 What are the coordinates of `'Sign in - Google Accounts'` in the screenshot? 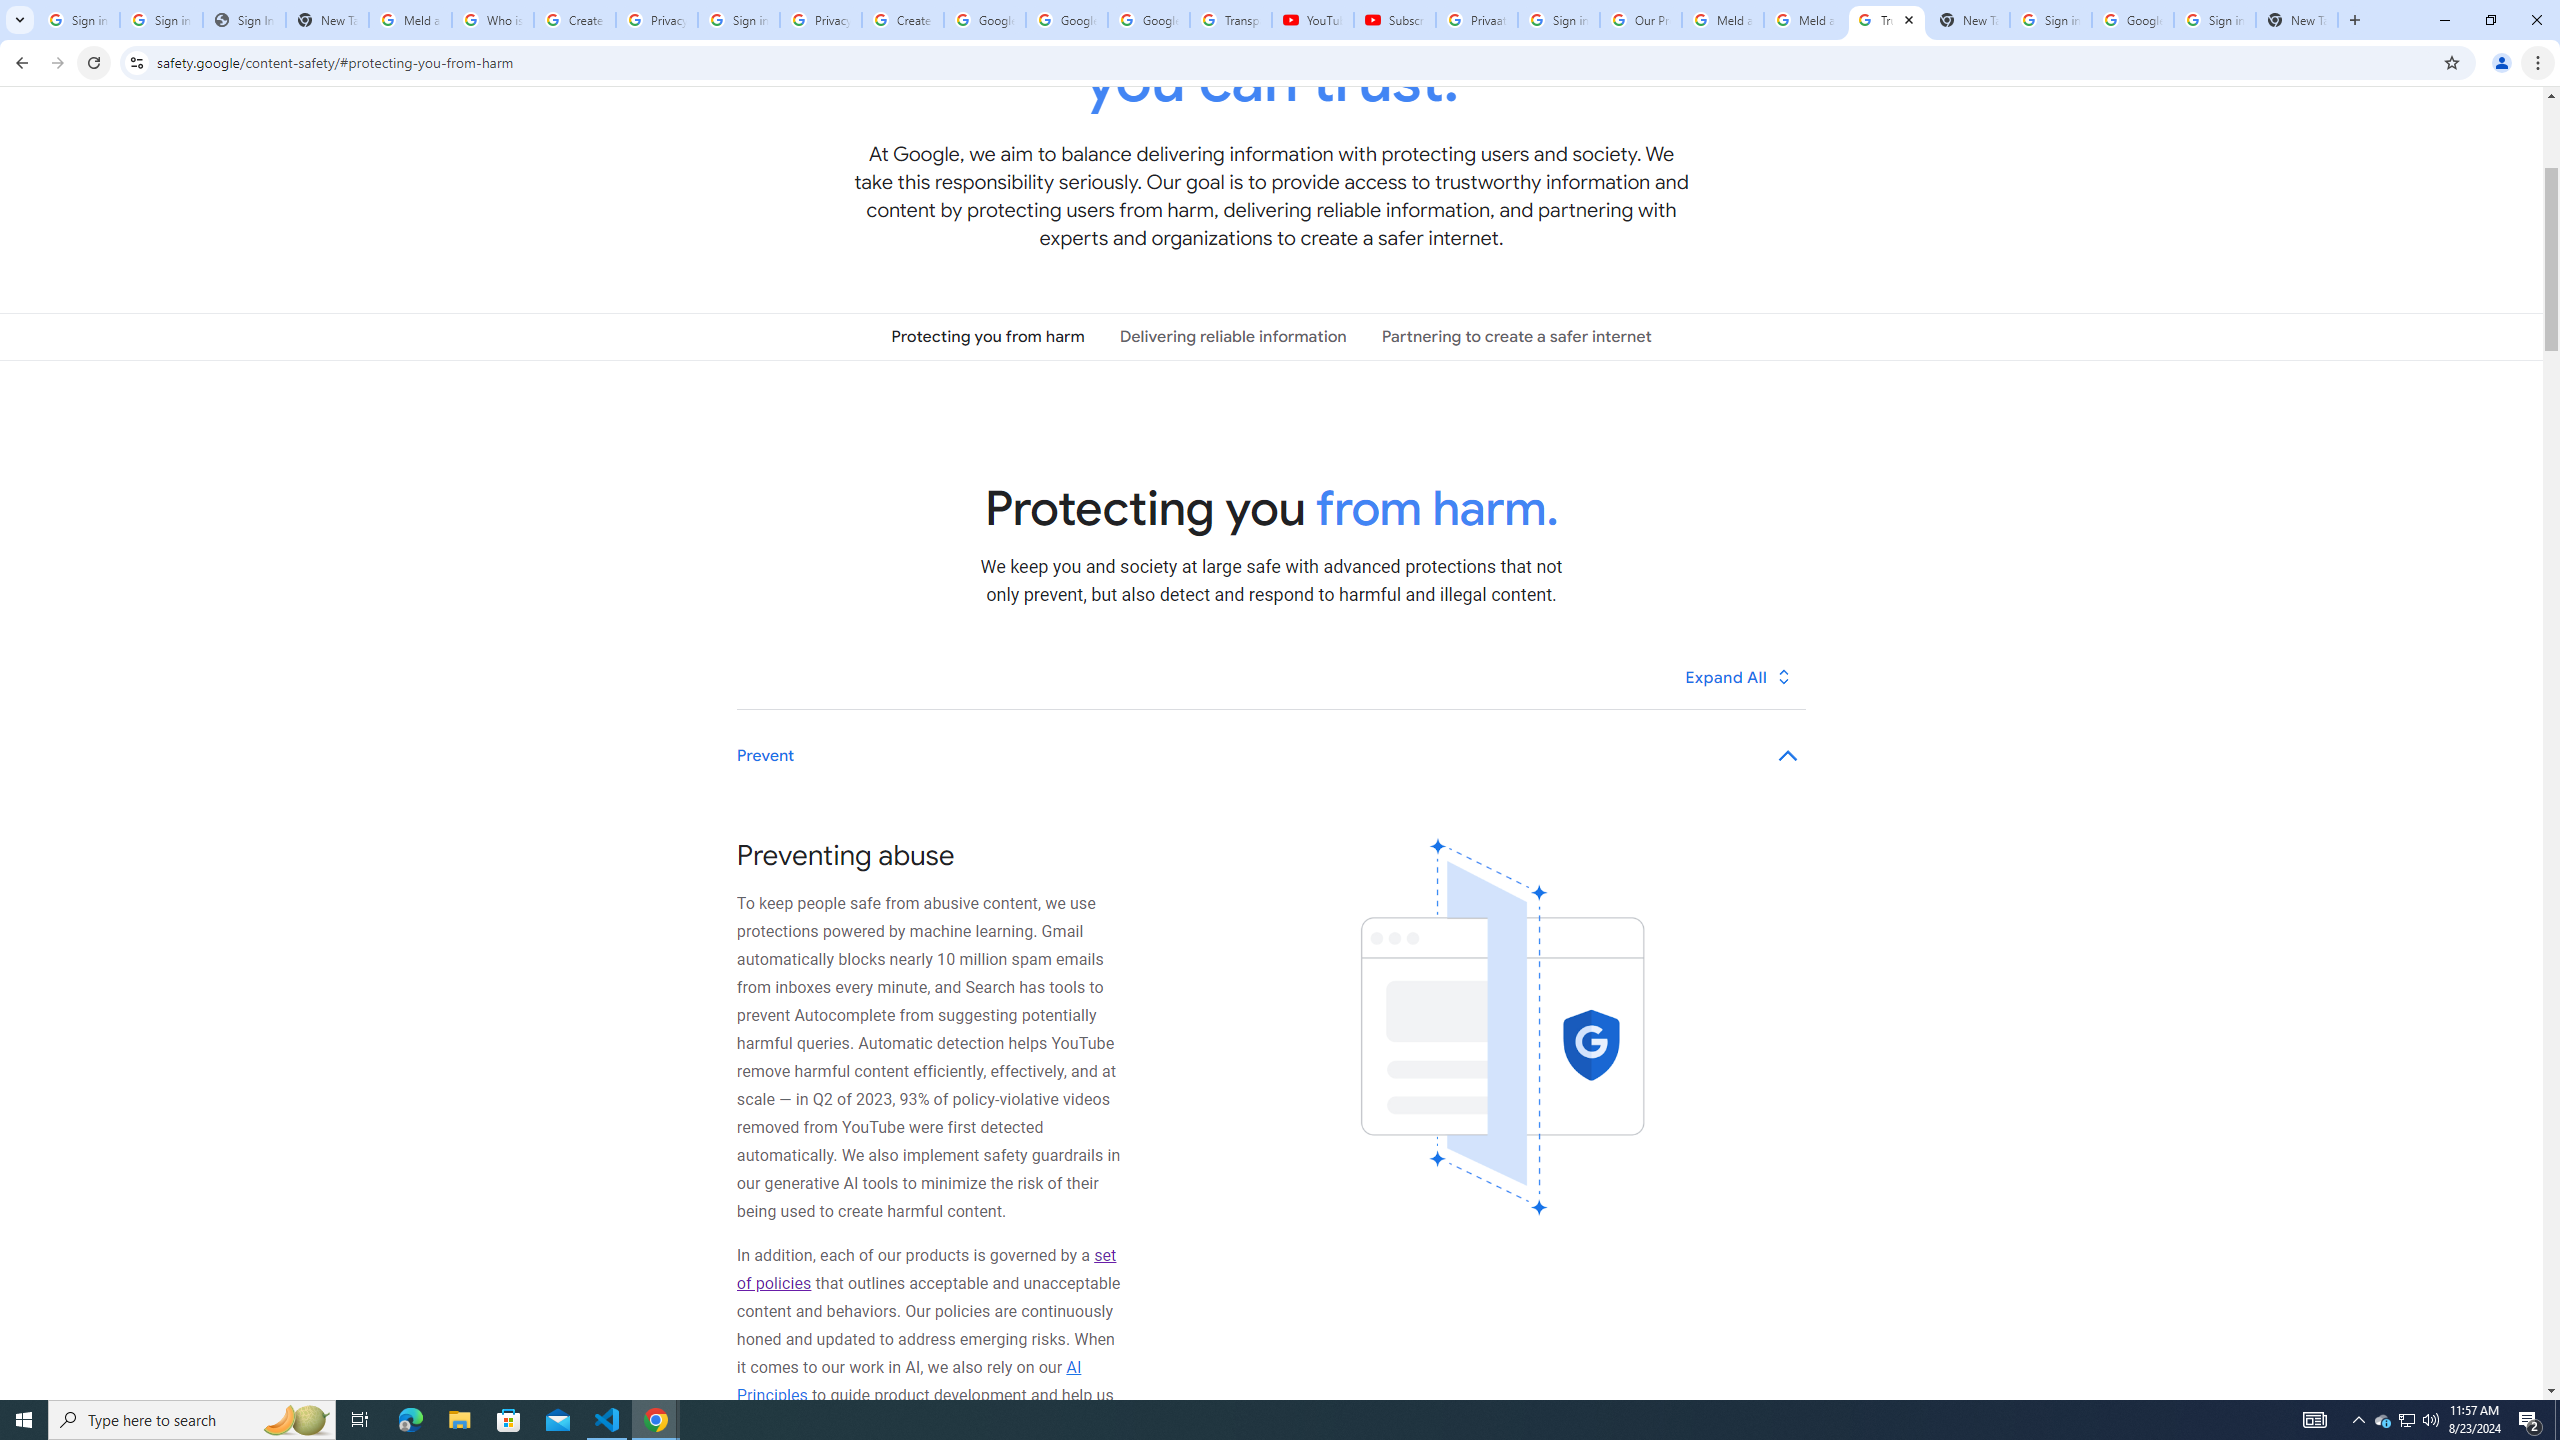 It's located at (737, 19).